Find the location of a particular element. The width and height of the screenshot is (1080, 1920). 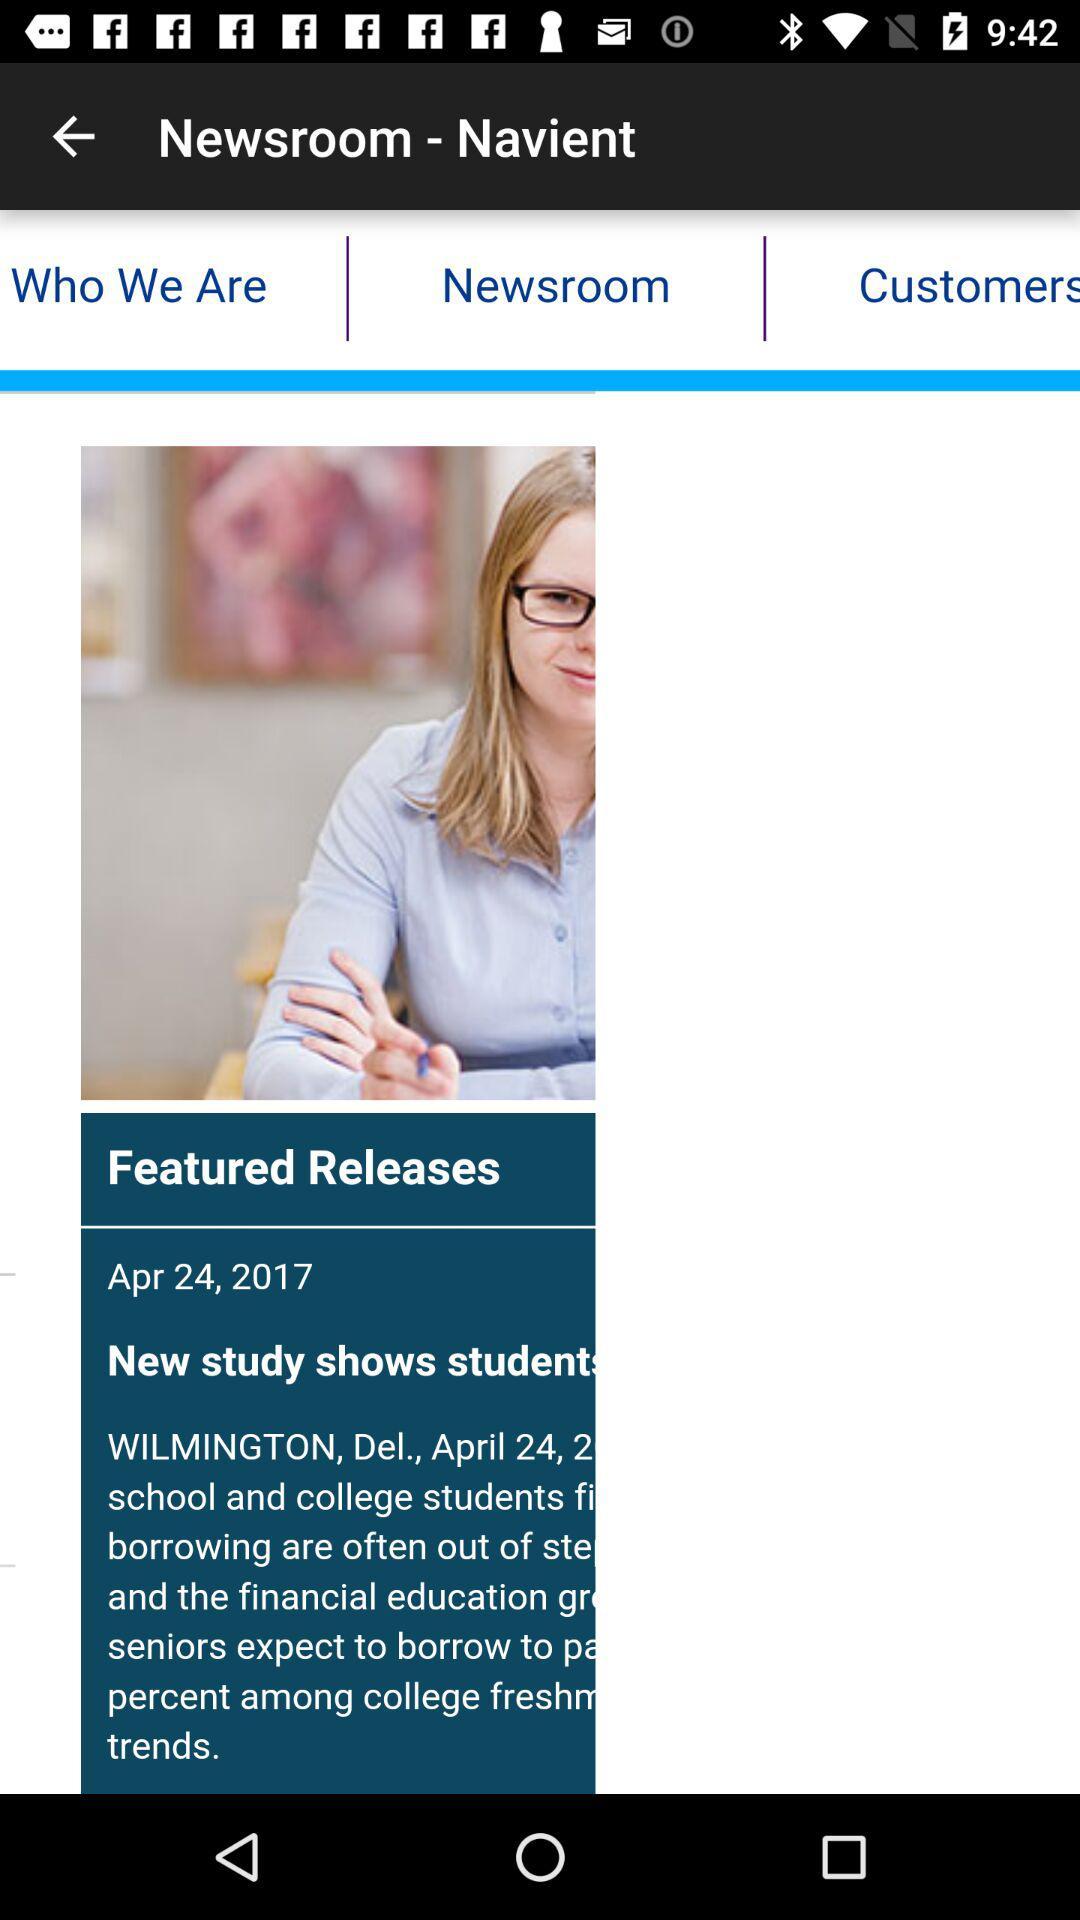

advertisement is located at coordinates (540, 1002).